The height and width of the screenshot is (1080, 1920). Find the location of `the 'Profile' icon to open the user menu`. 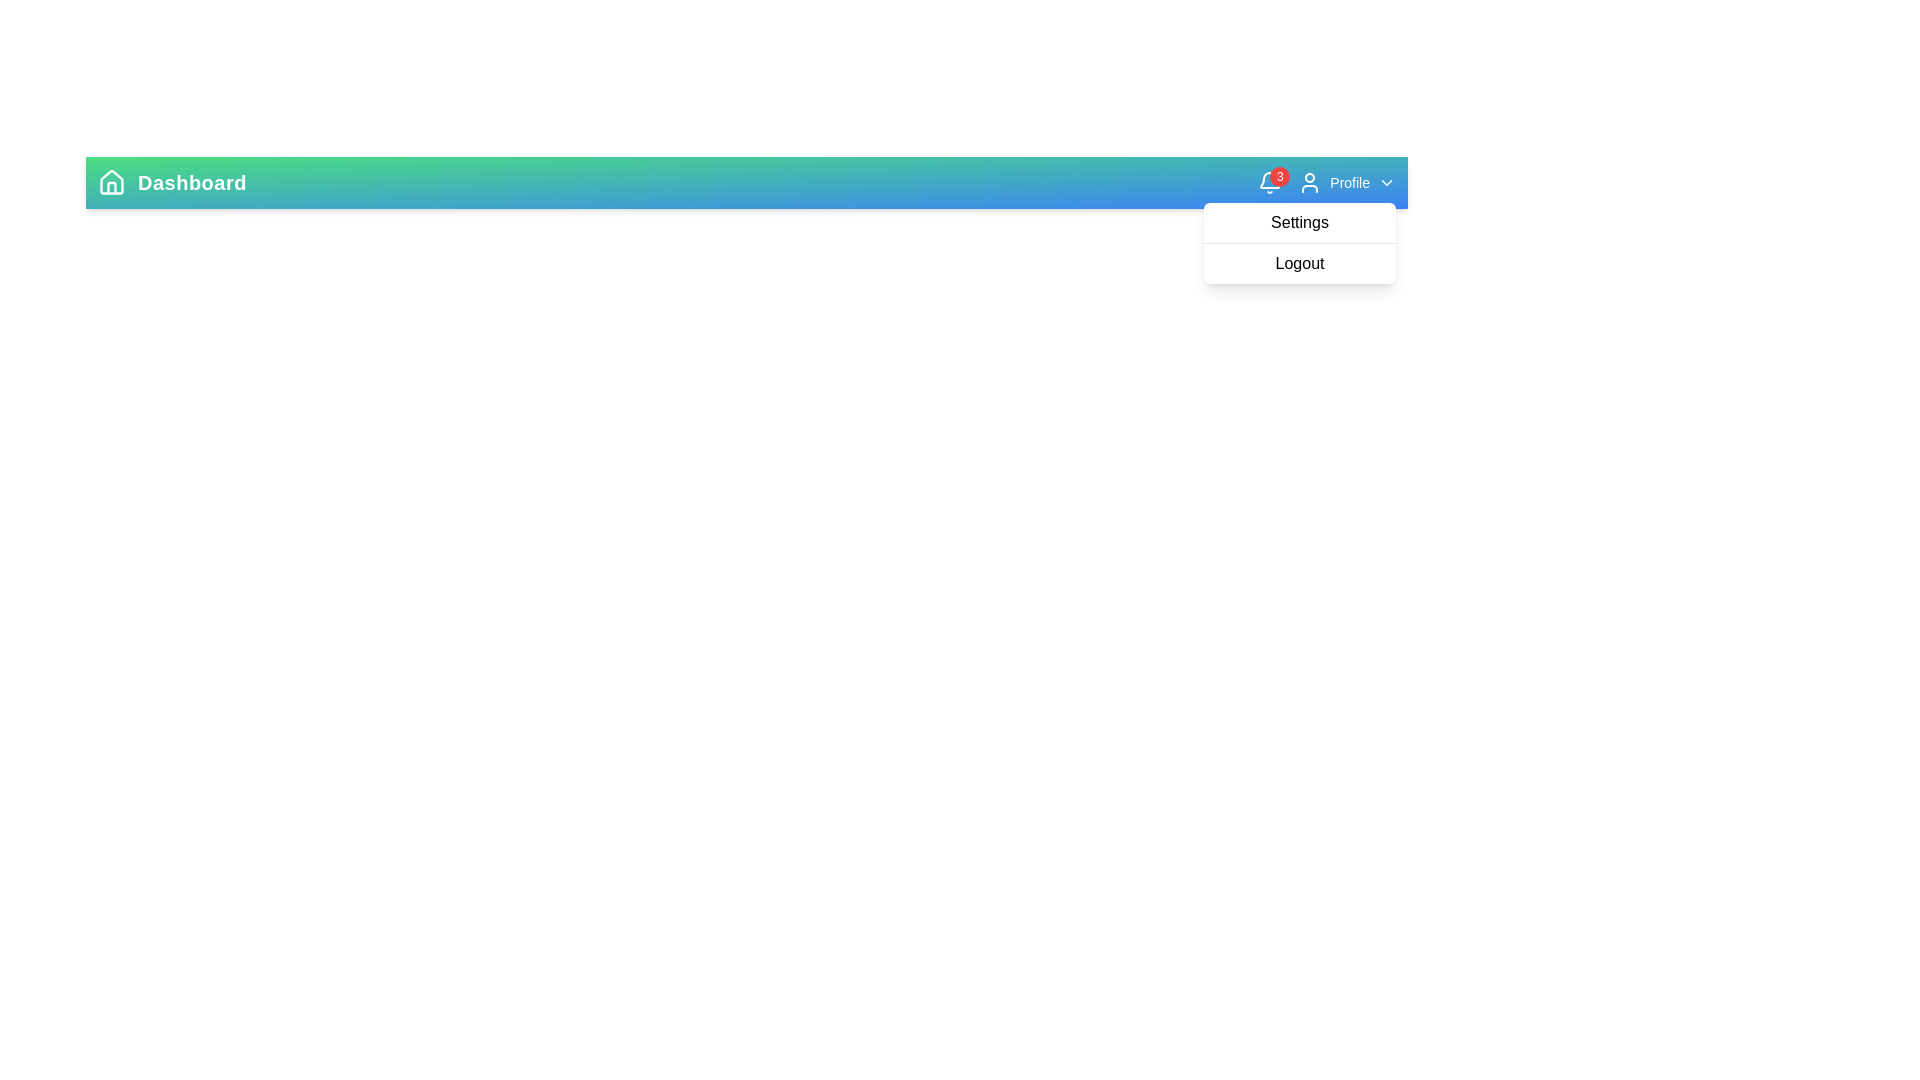

the 'Profile' icon to open the user menu is located at coordinates (1310, 182).